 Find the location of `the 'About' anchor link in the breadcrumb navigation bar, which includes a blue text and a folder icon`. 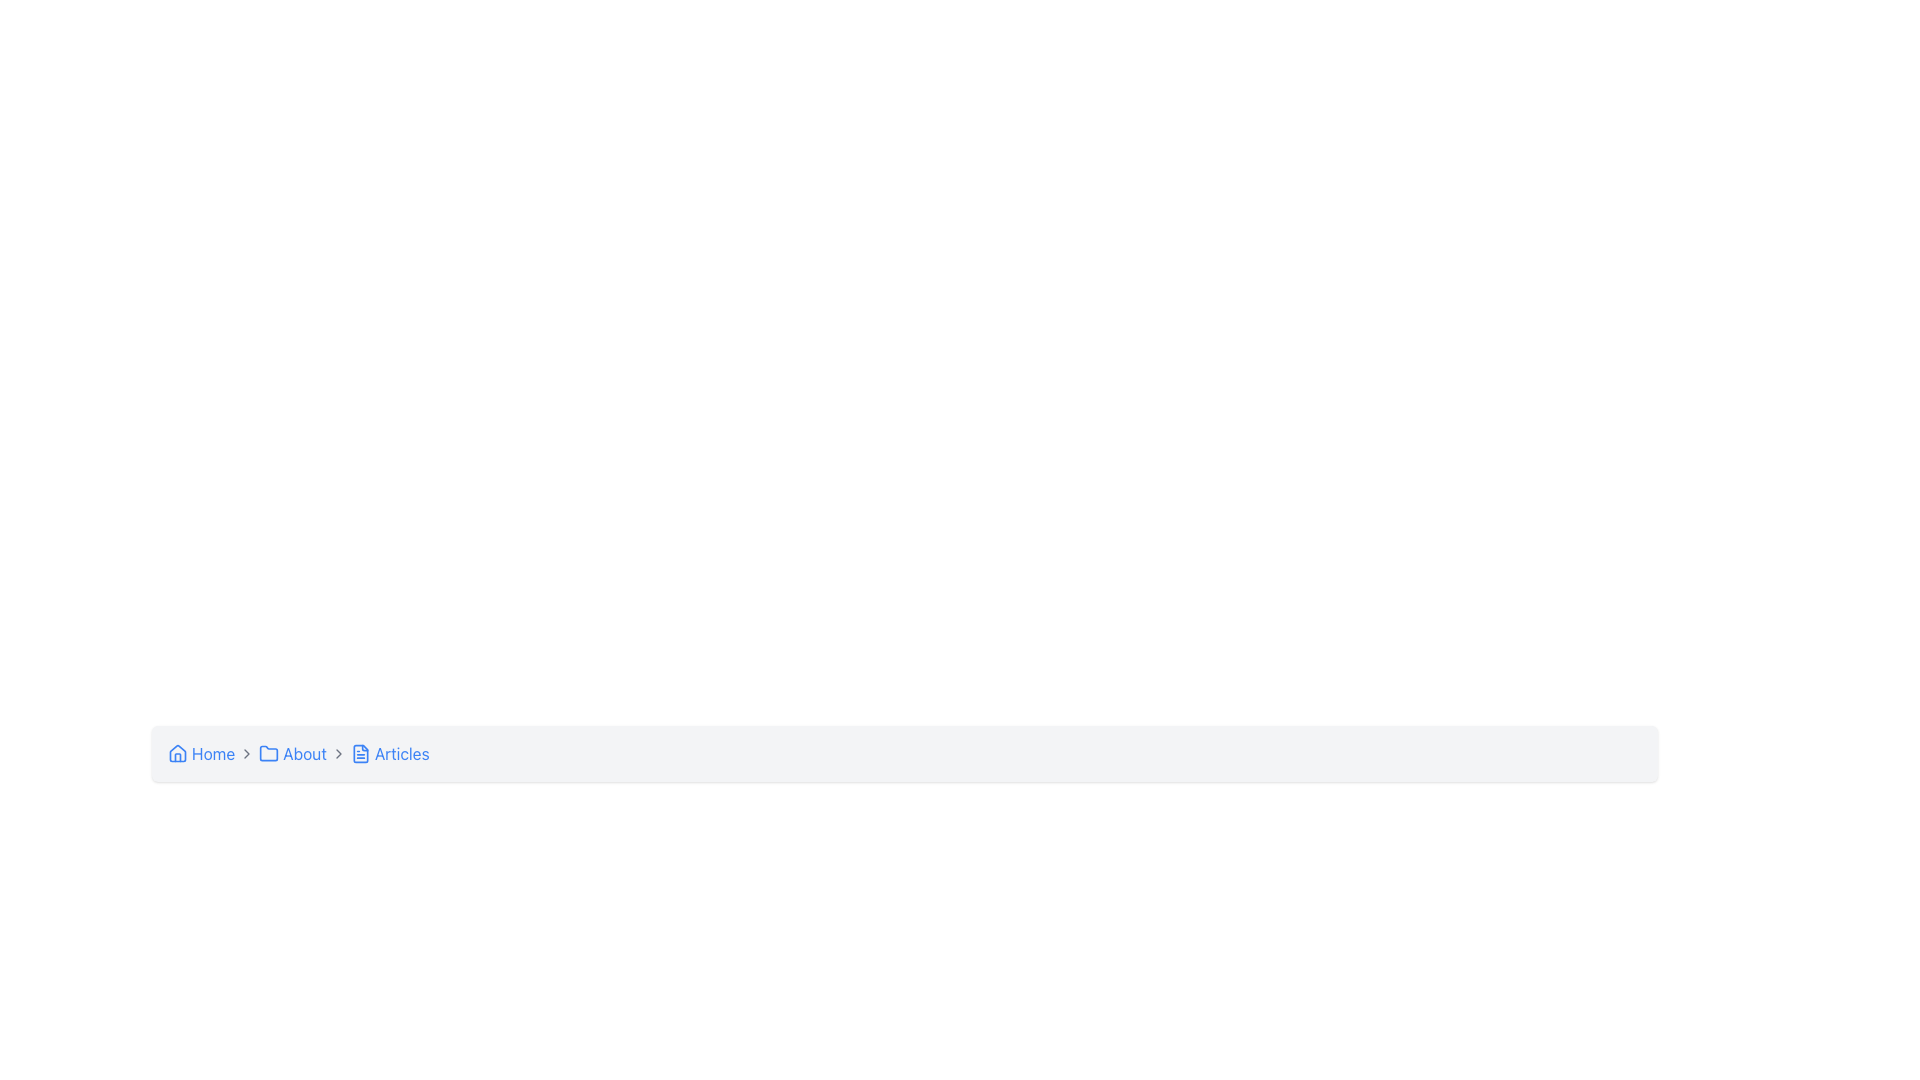

the 'About' anchor link in the breadcrumb navigation bar, which includes a blue text and a folder icon is located at coordinates (291, 753).